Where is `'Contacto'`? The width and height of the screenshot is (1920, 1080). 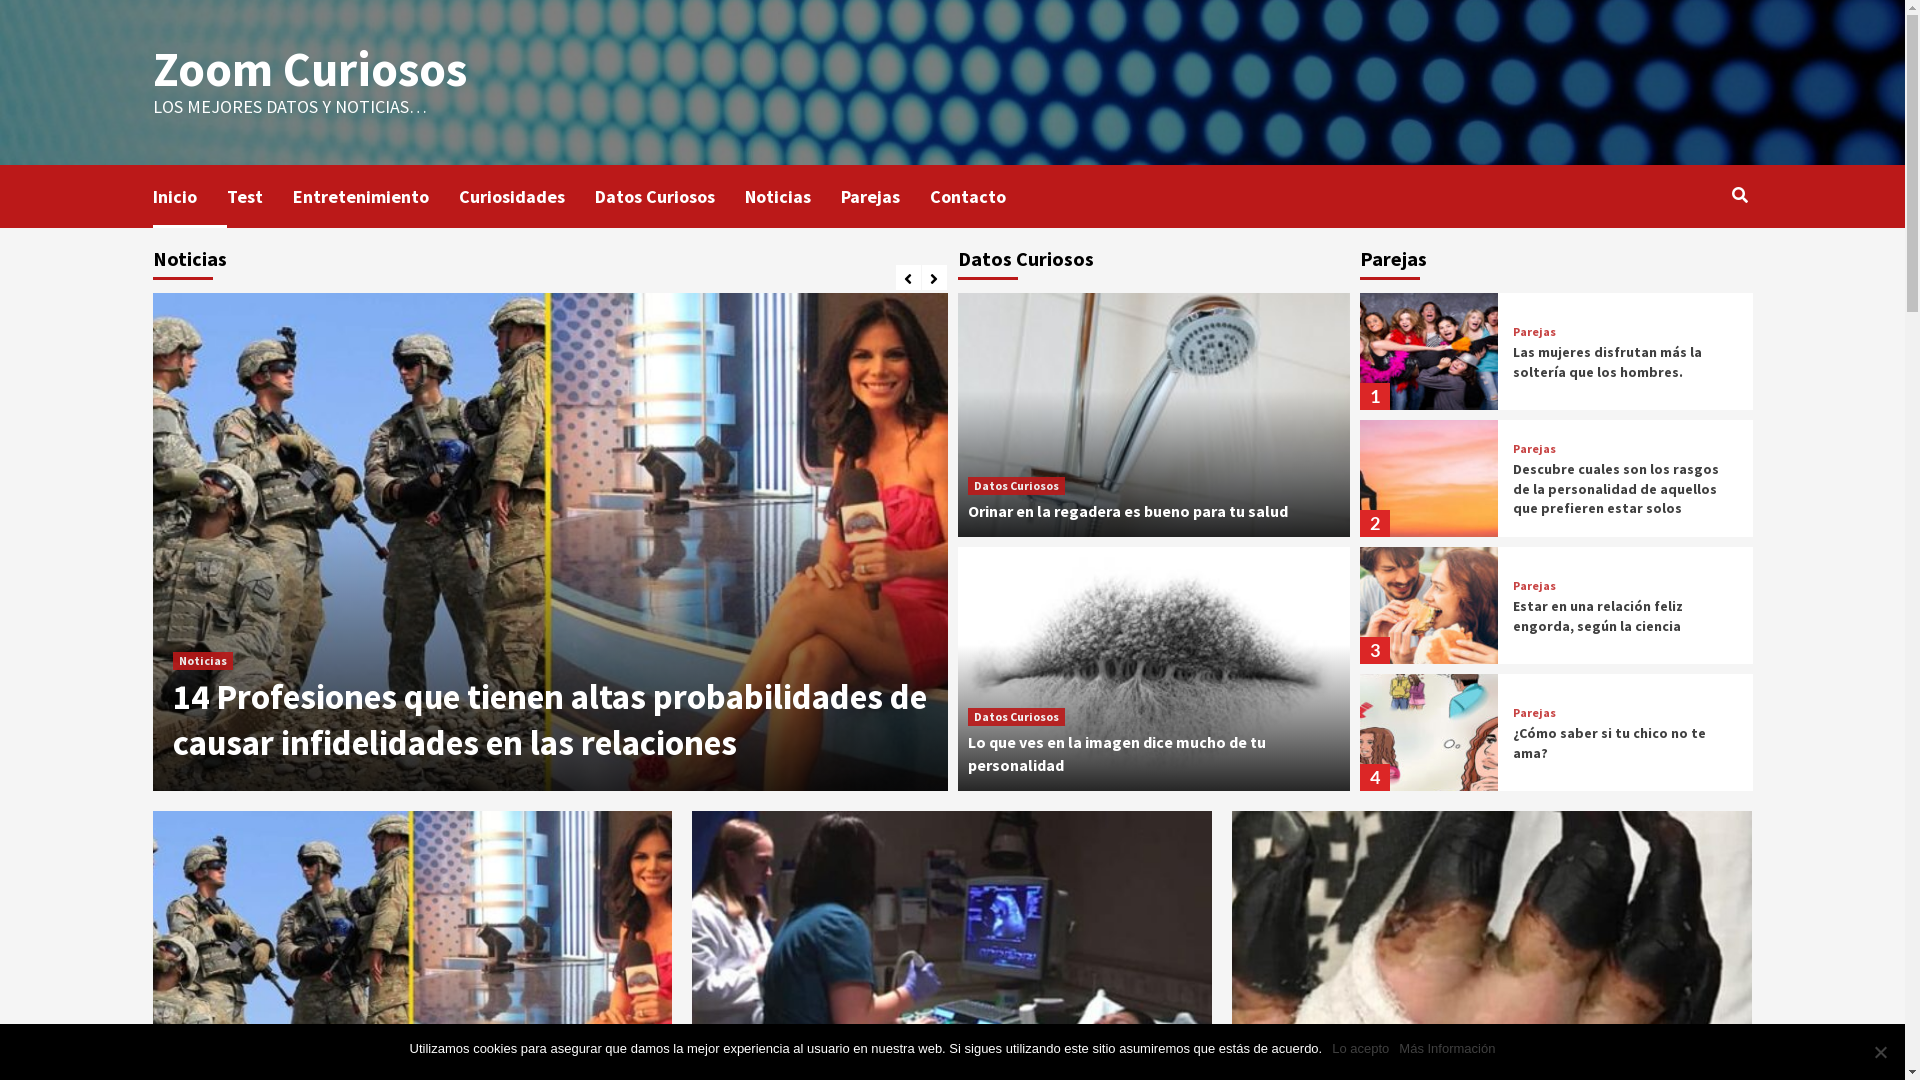 'Contacto' is located at coordinates (929, 196).